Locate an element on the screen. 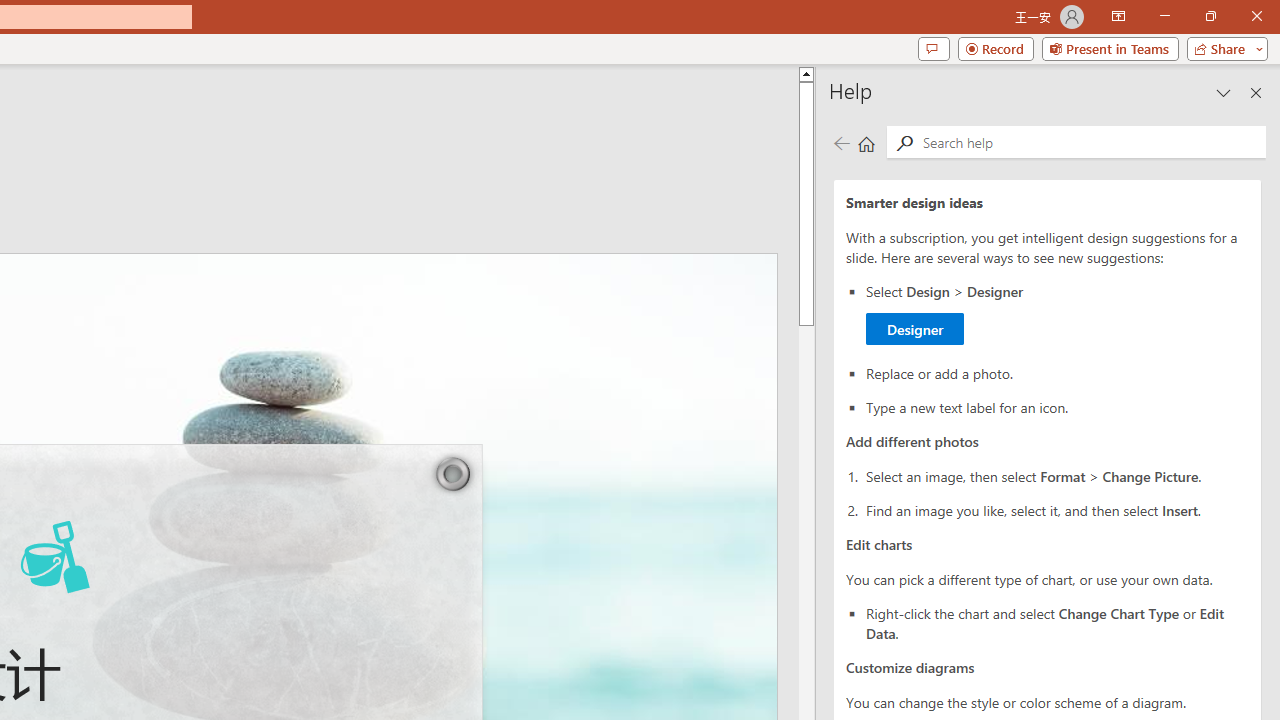 The height and width of the screenshot is (720, 1280). 'Task Pane Options' is located at coordinates (1223, 92).